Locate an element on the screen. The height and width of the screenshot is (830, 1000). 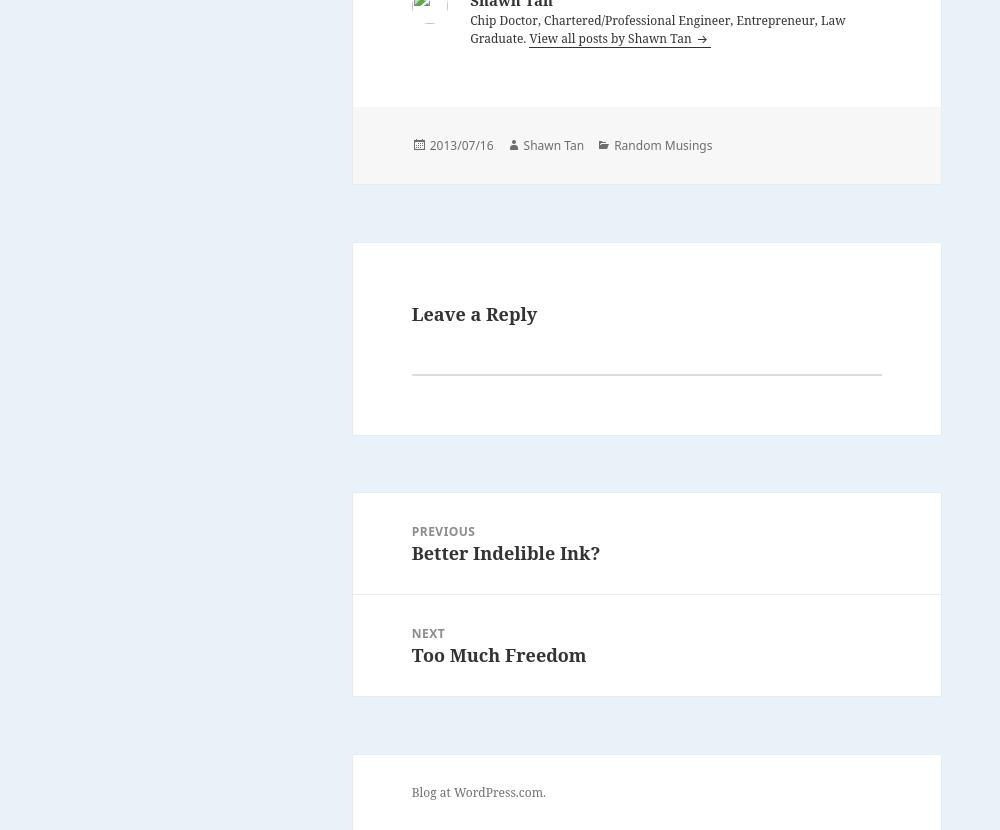
'2013/07/16' is located at coordinates (460, 143).